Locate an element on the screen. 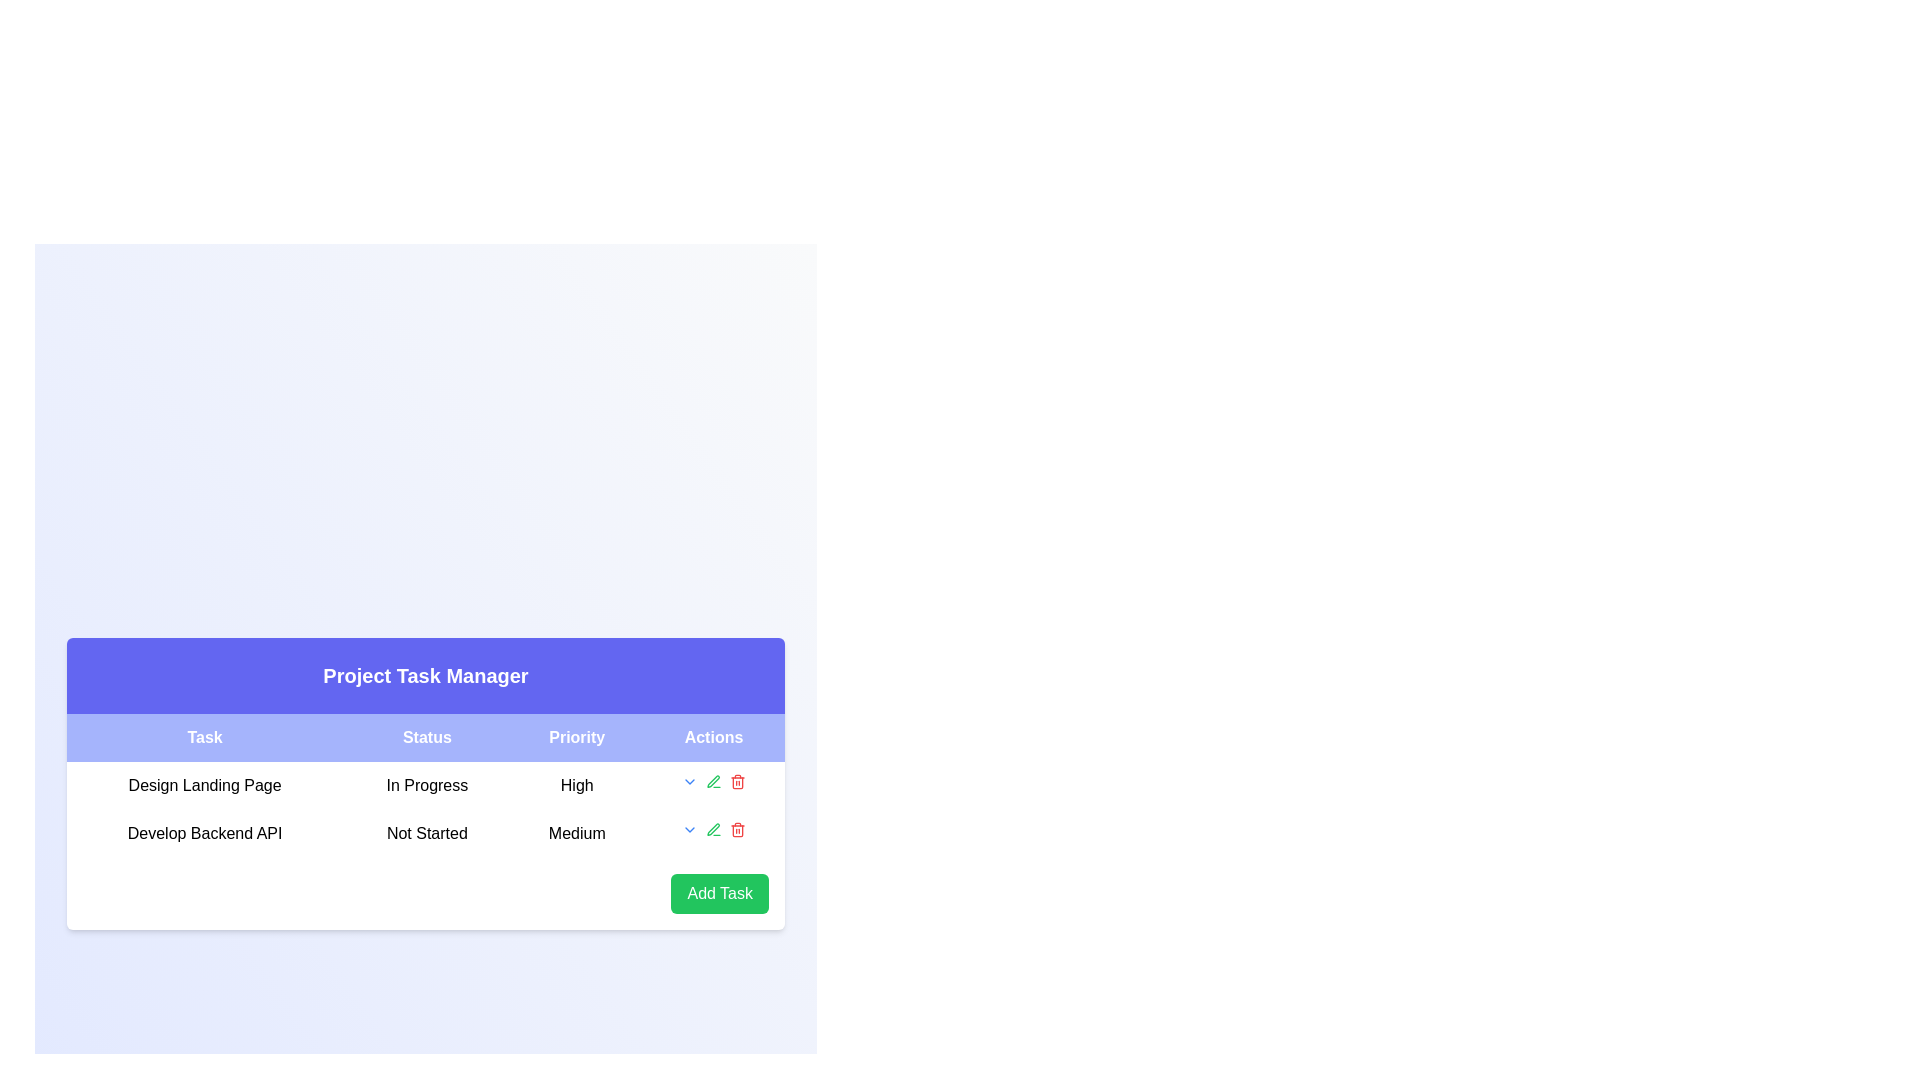 Image resolution: width=1920 pixels, height=1080 pixels. the 'Medium' text label located in the 'Priority' column of the second row in the 'Project Task Manager' interface is located at coordinates (576, 833).